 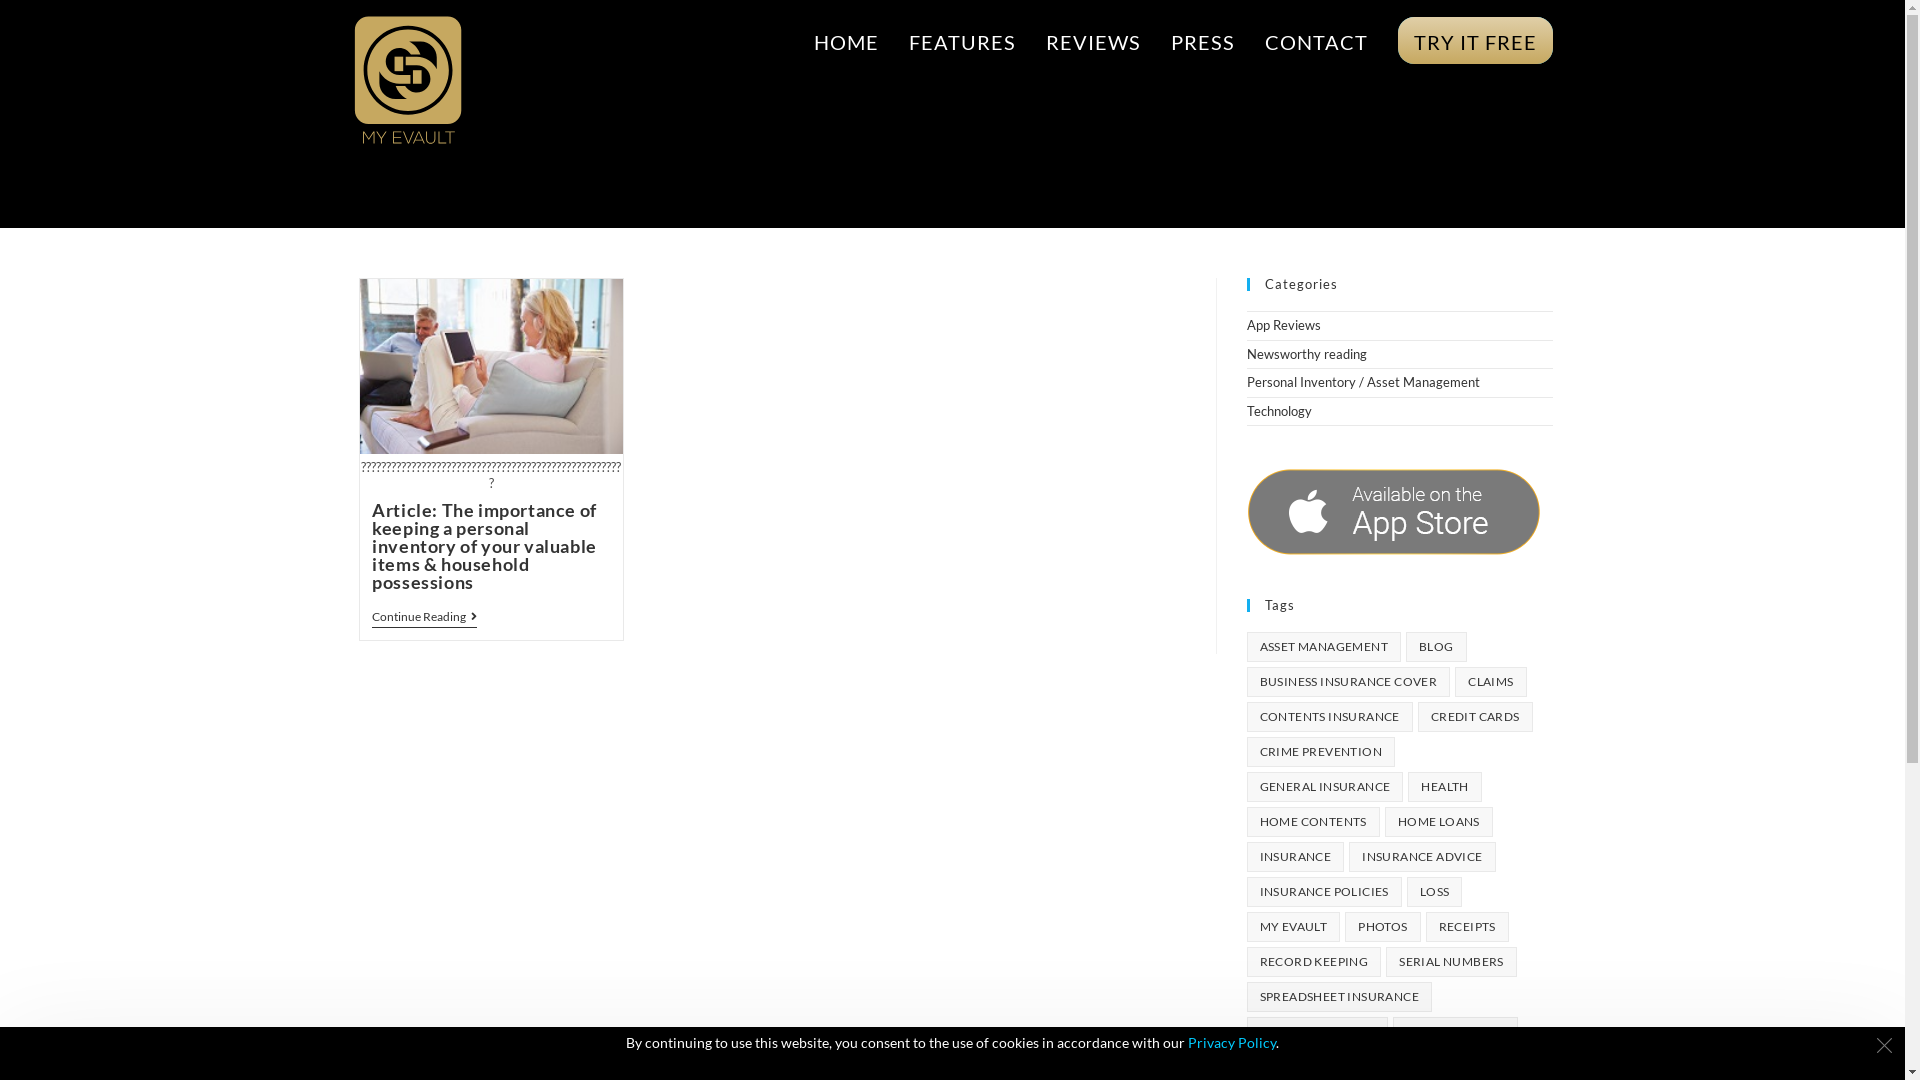 What do you see at coordinates (962, 42) in the screenshot?
I see `'FEATURES'` at bounding box center [962, 42].